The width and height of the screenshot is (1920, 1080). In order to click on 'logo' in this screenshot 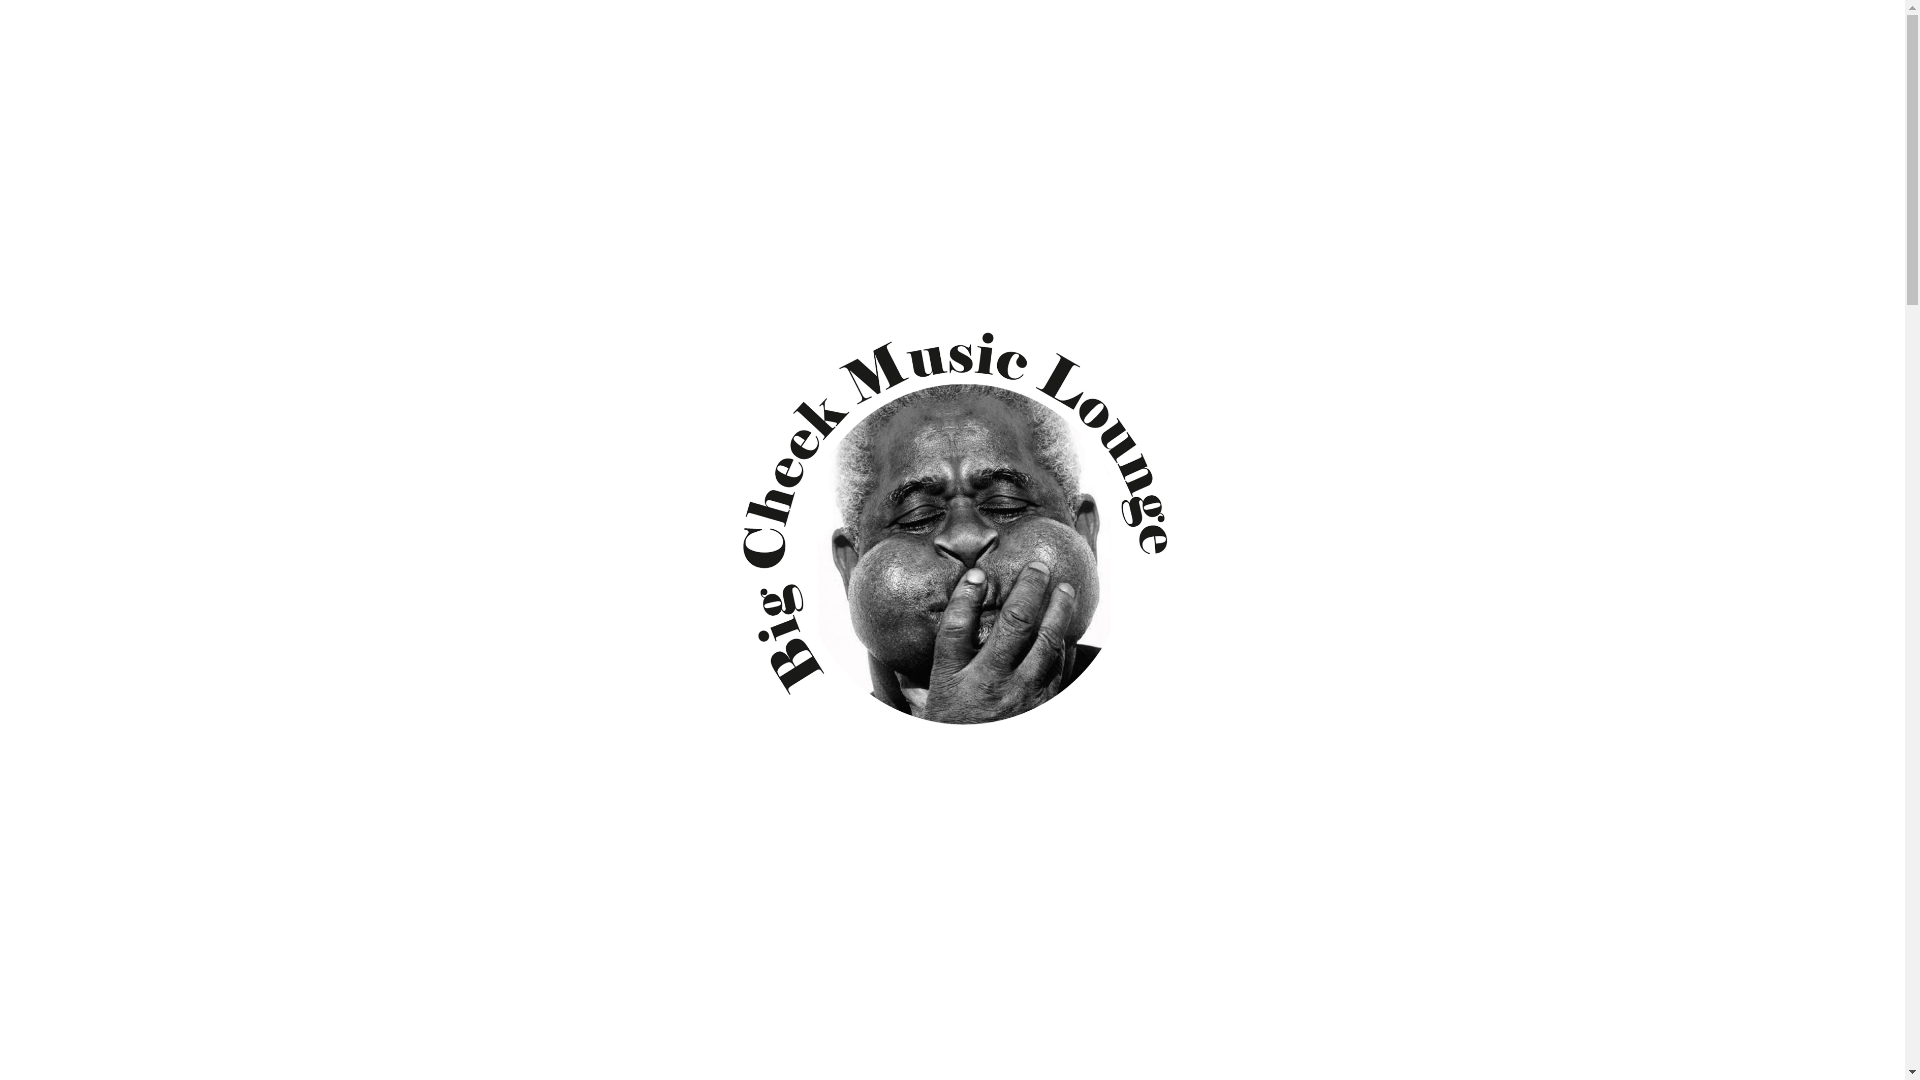, I will do `click(950, 544)`.